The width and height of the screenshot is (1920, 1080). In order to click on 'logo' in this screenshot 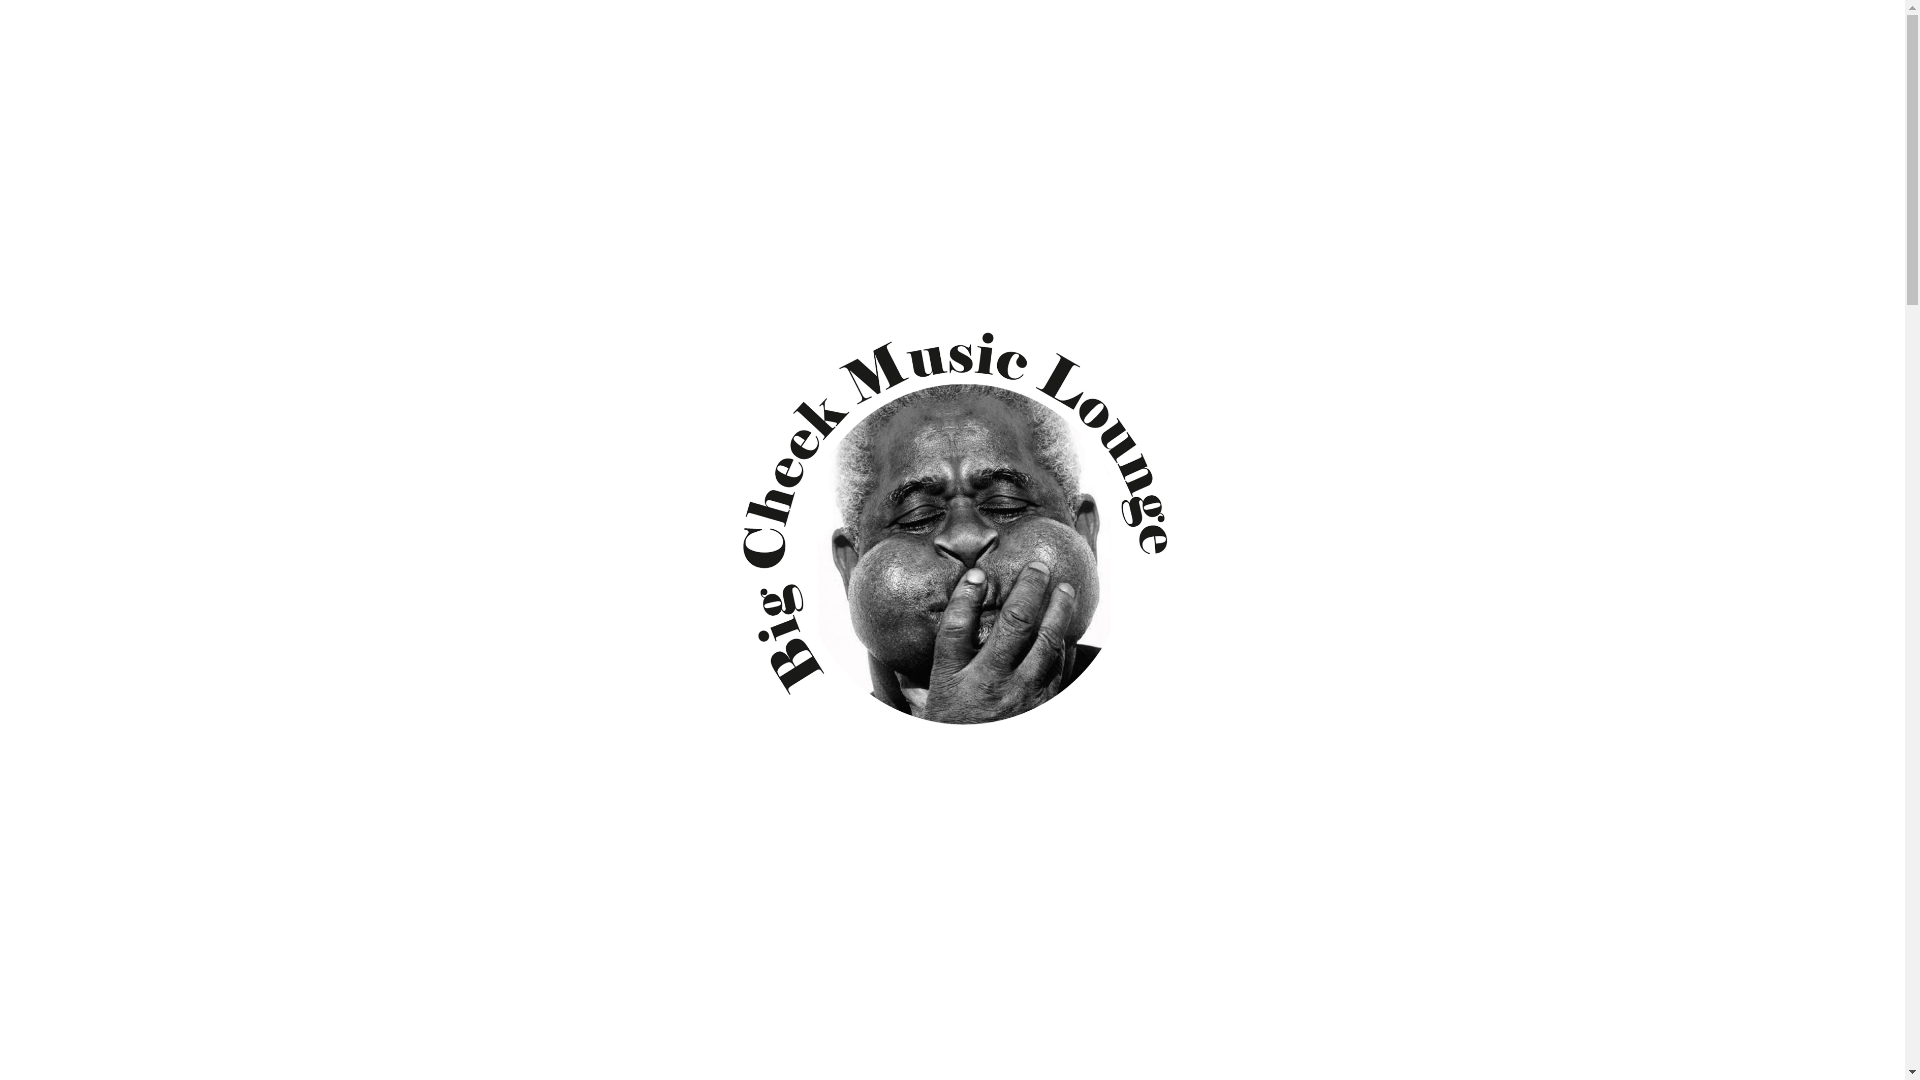, I will do `click(950, 544)`.